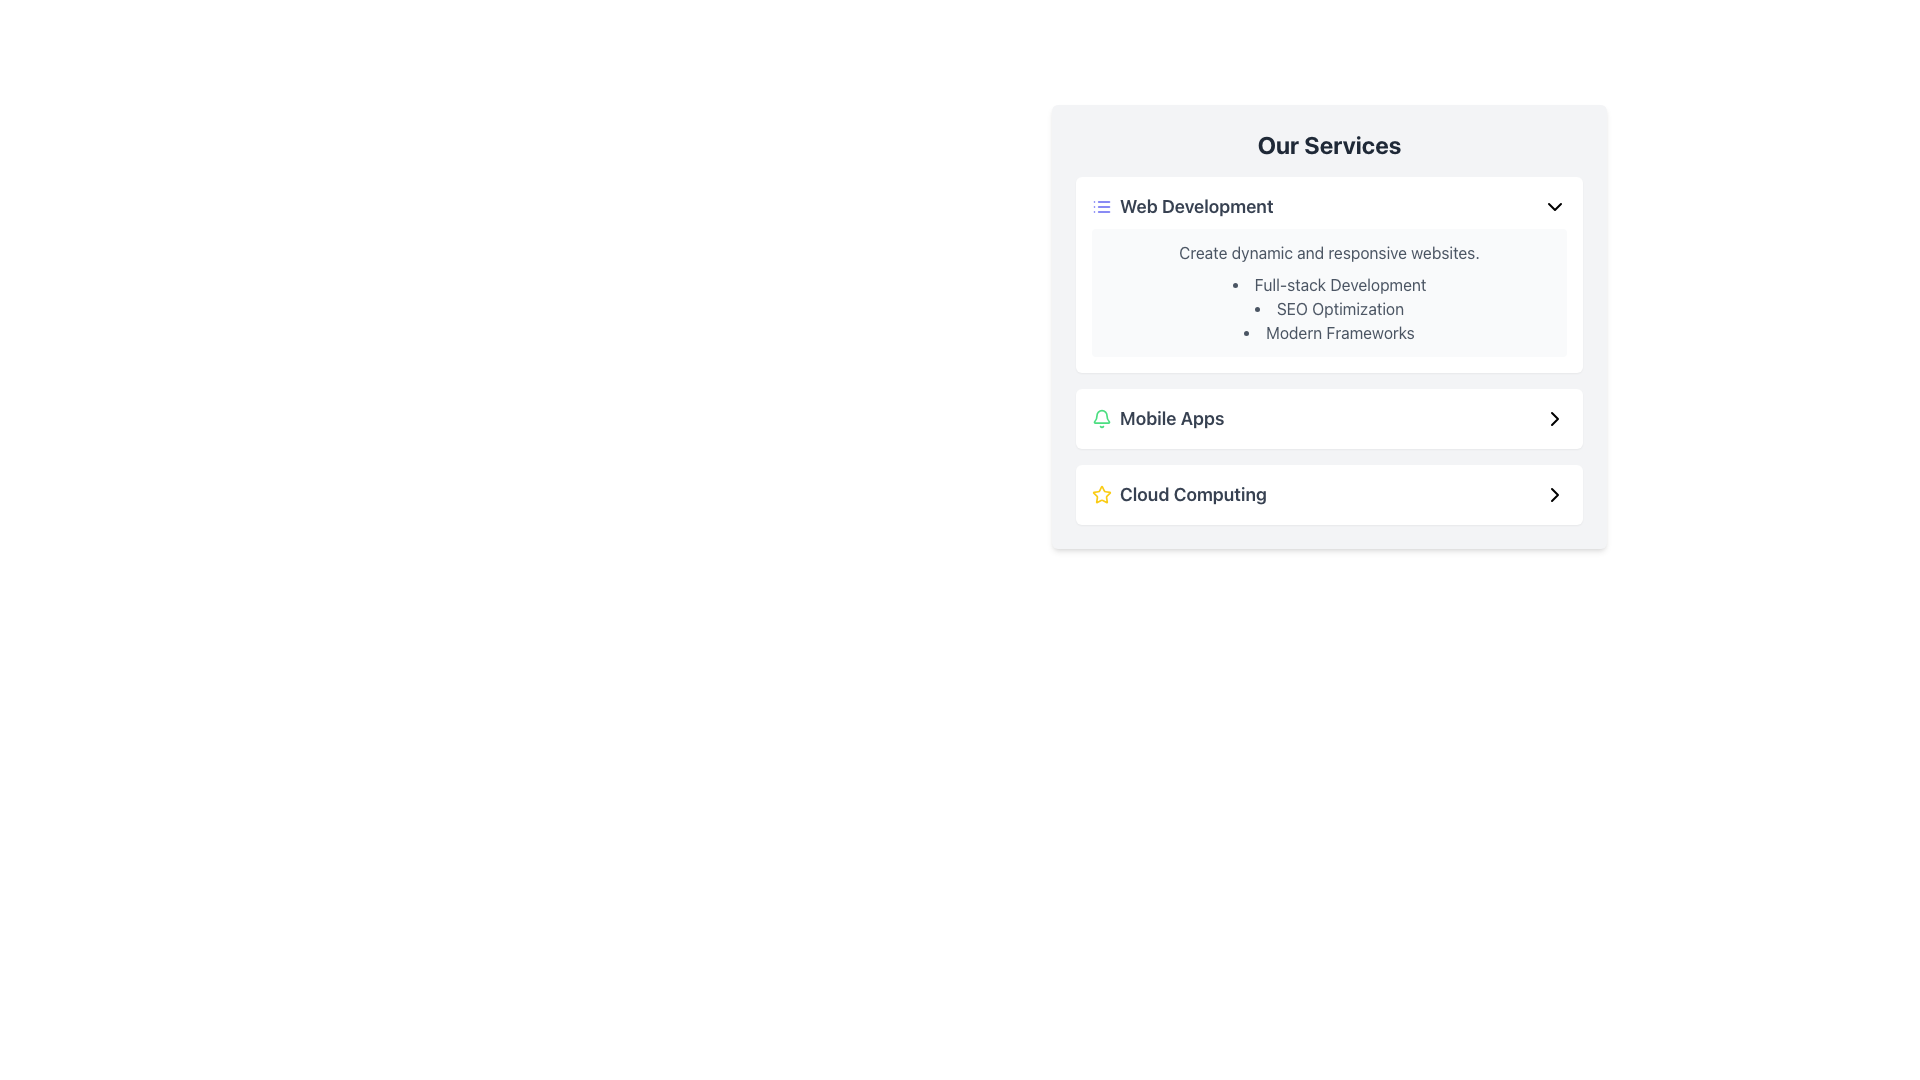 Image resolution: width=1920 pixels, height=1080 pixels. I want to click on the collapsible/expandable icon for the 'Web Development' section, which is located next to the text 'Web Development' at the top of the service categories list, so click(1554, 207).